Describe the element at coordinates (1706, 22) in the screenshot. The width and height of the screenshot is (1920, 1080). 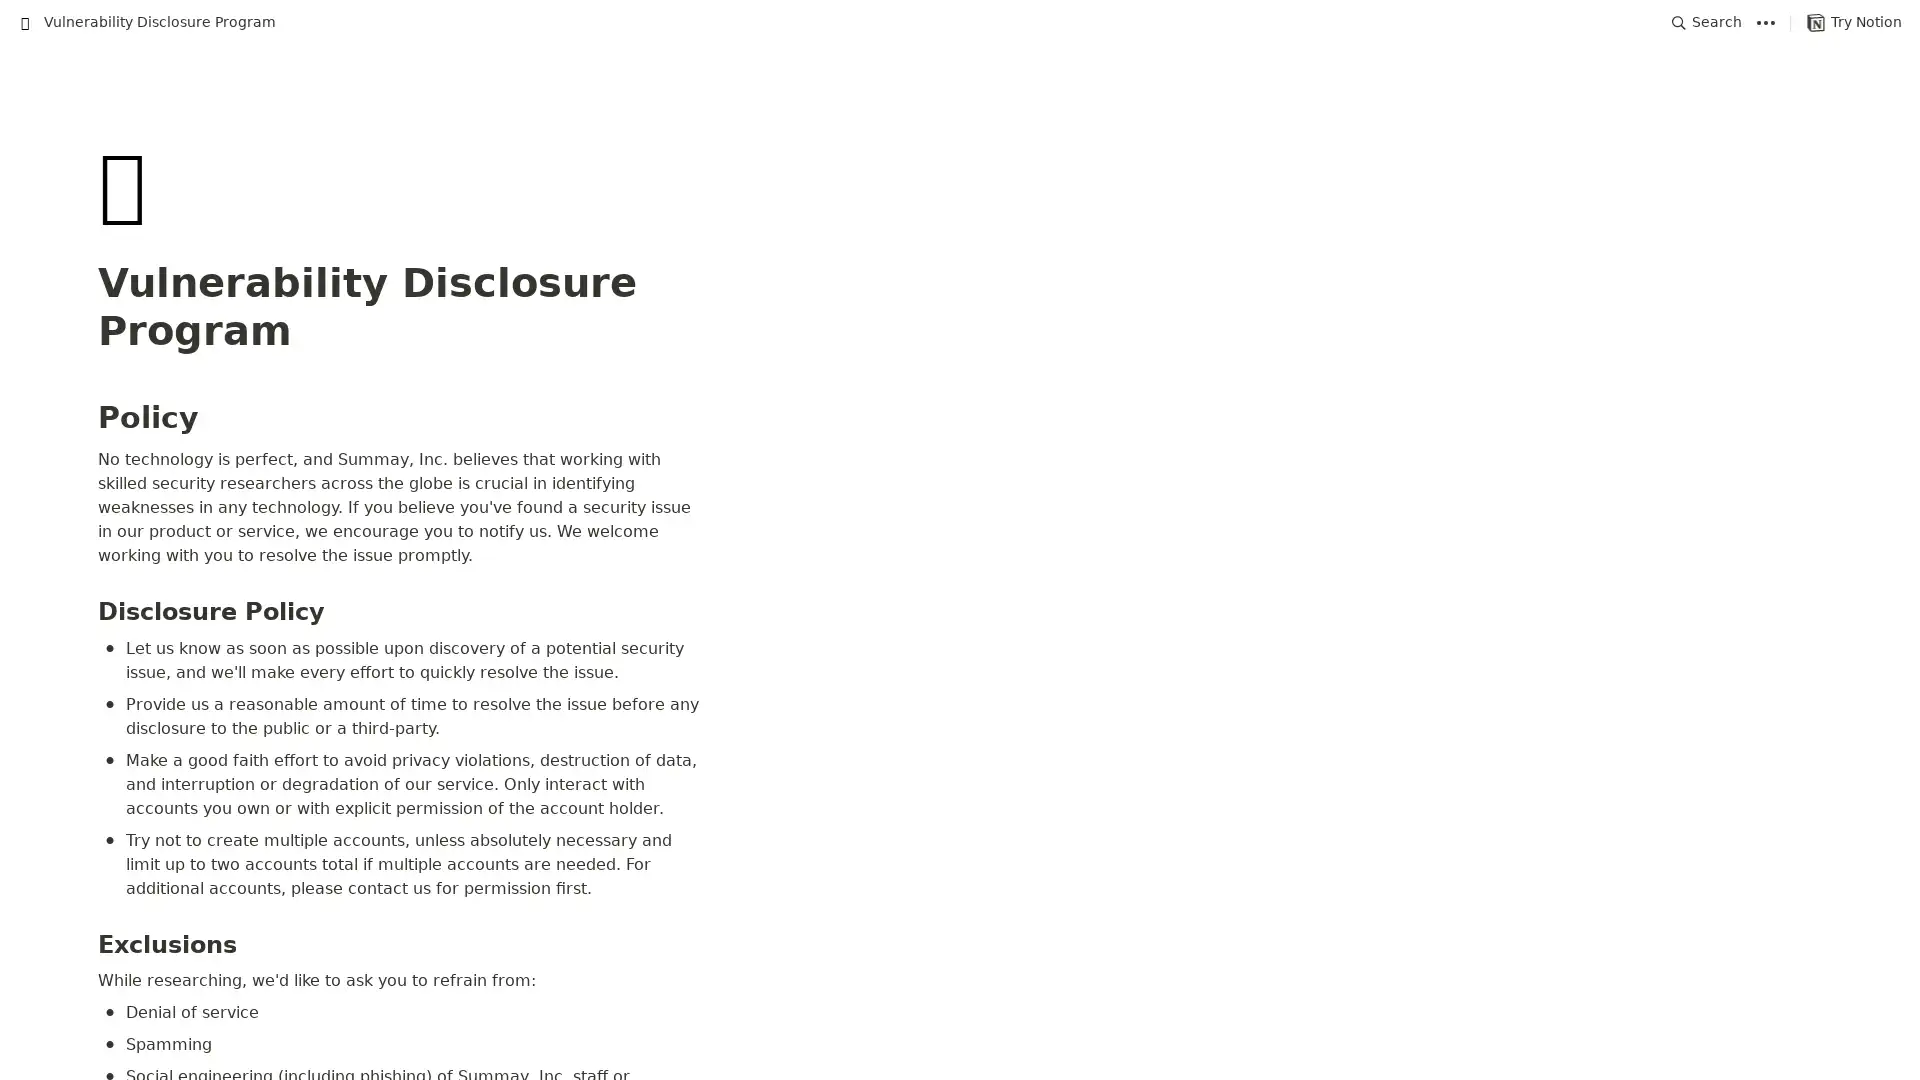
I see `Search` at that location.